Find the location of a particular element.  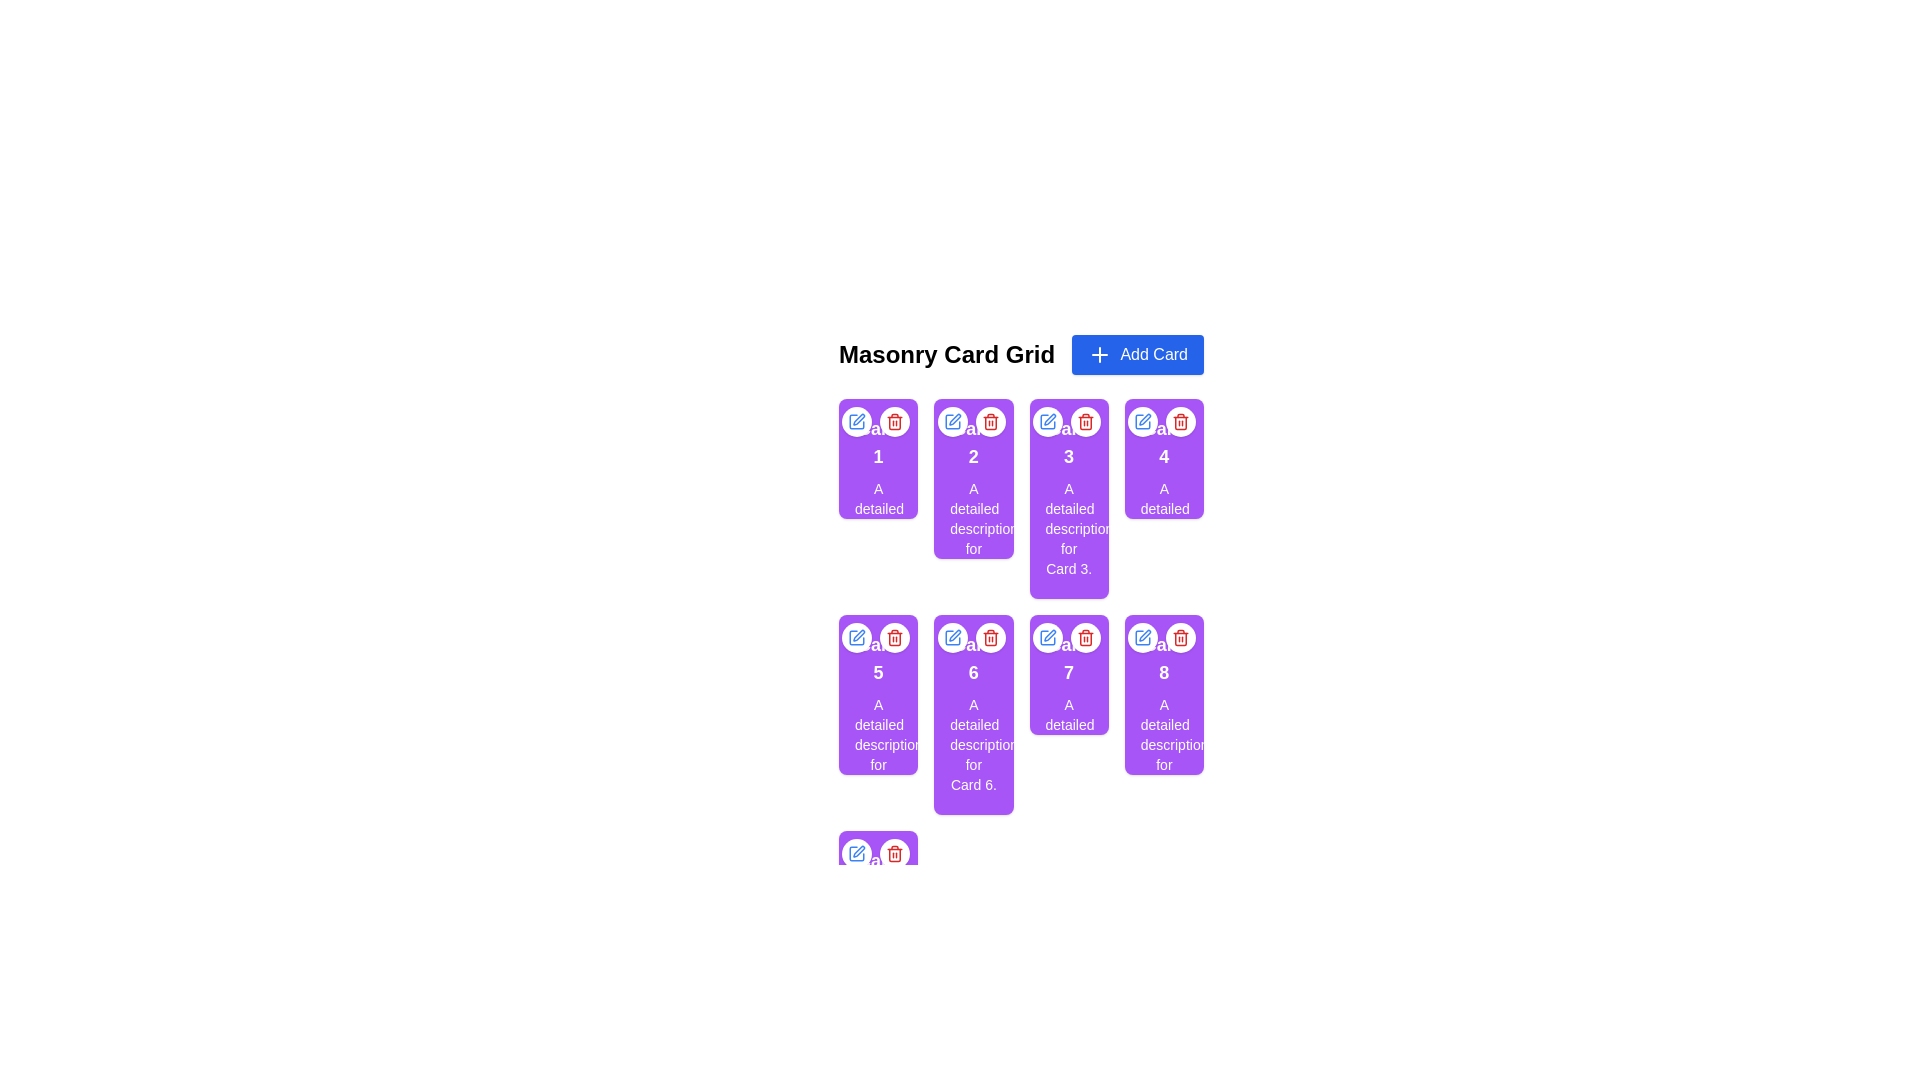

the plus icon located to the left of the 'Add Card' button in the top-right corner of the interface is located at coordinates (1099, 353).